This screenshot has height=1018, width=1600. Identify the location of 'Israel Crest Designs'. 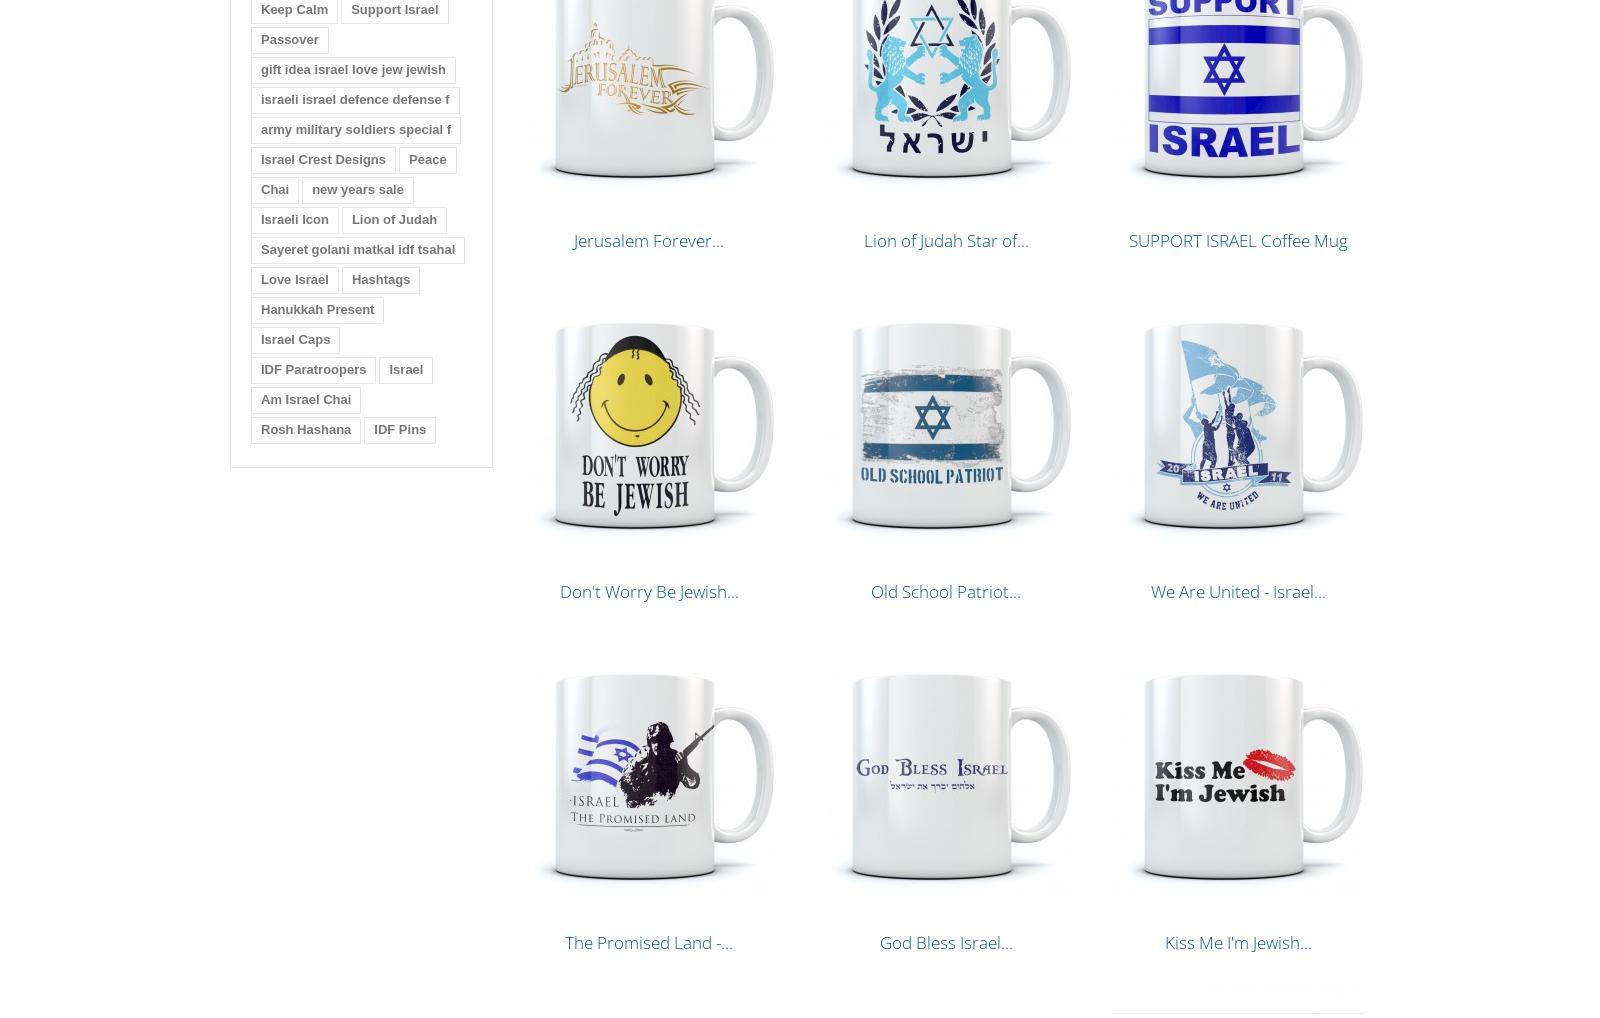
(323, 159).